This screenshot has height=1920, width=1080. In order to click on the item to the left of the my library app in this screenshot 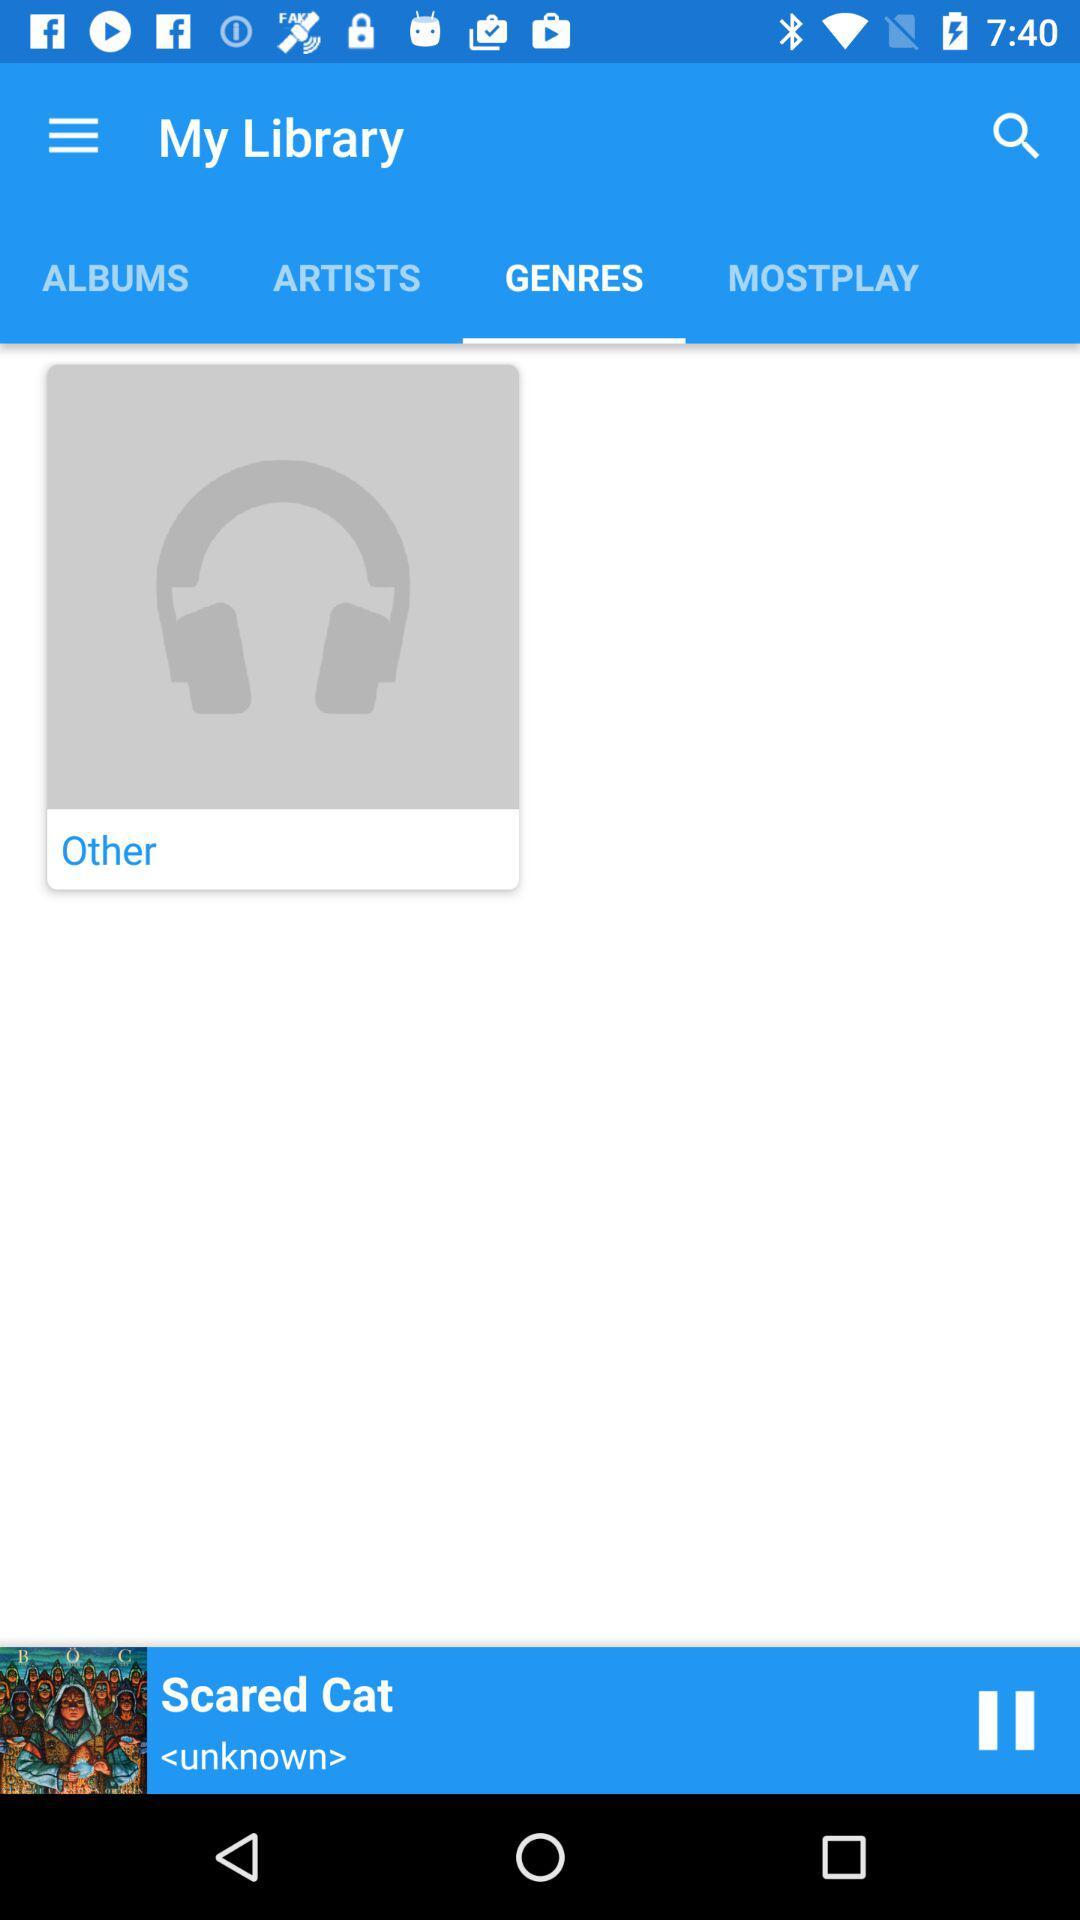, I will do `click(72, 135)`.